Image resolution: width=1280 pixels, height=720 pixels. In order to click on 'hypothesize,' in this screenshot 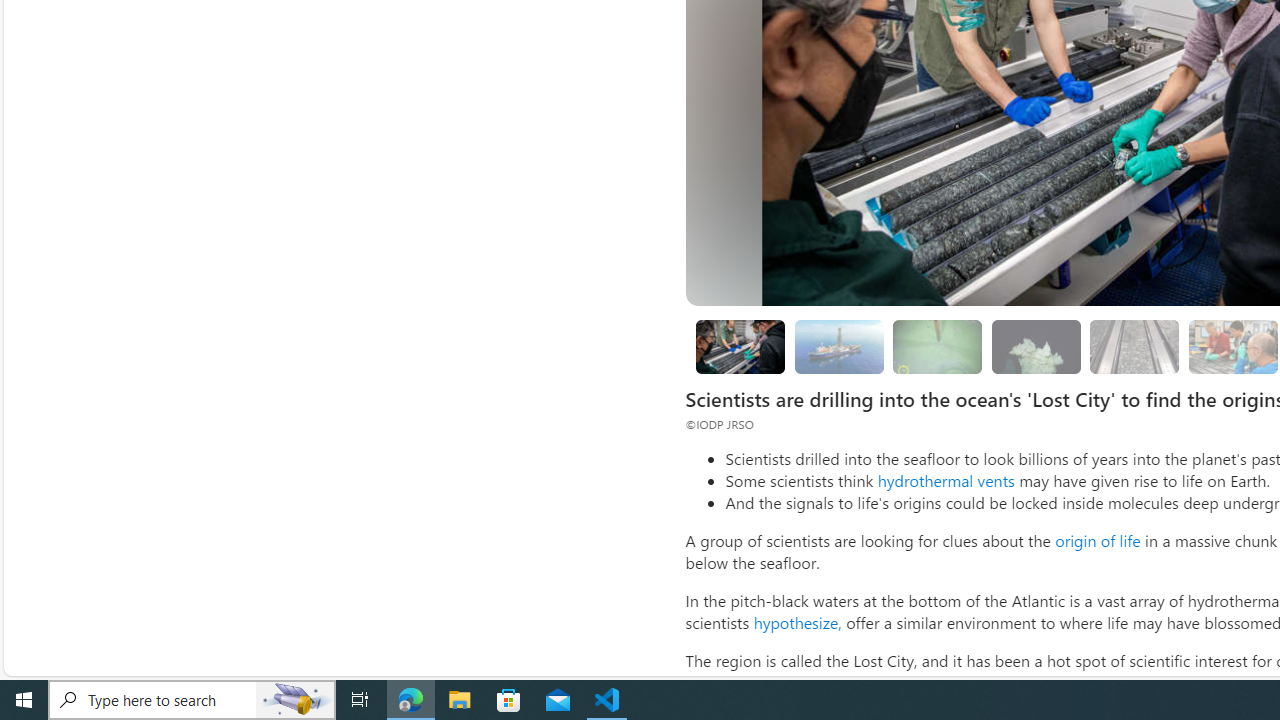, I will do `click(796, 621)`.